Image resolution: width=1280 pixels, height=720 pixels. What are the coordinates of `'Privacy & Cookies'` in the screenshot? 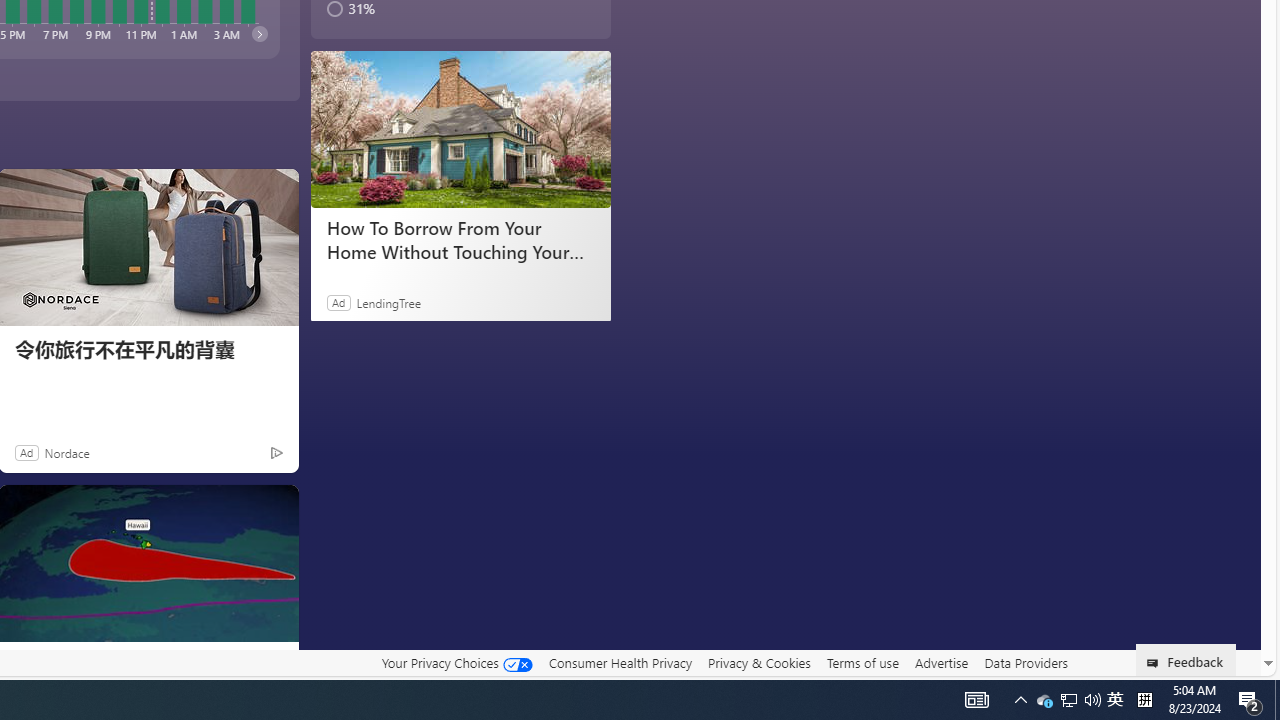 It's located at (758, 663).